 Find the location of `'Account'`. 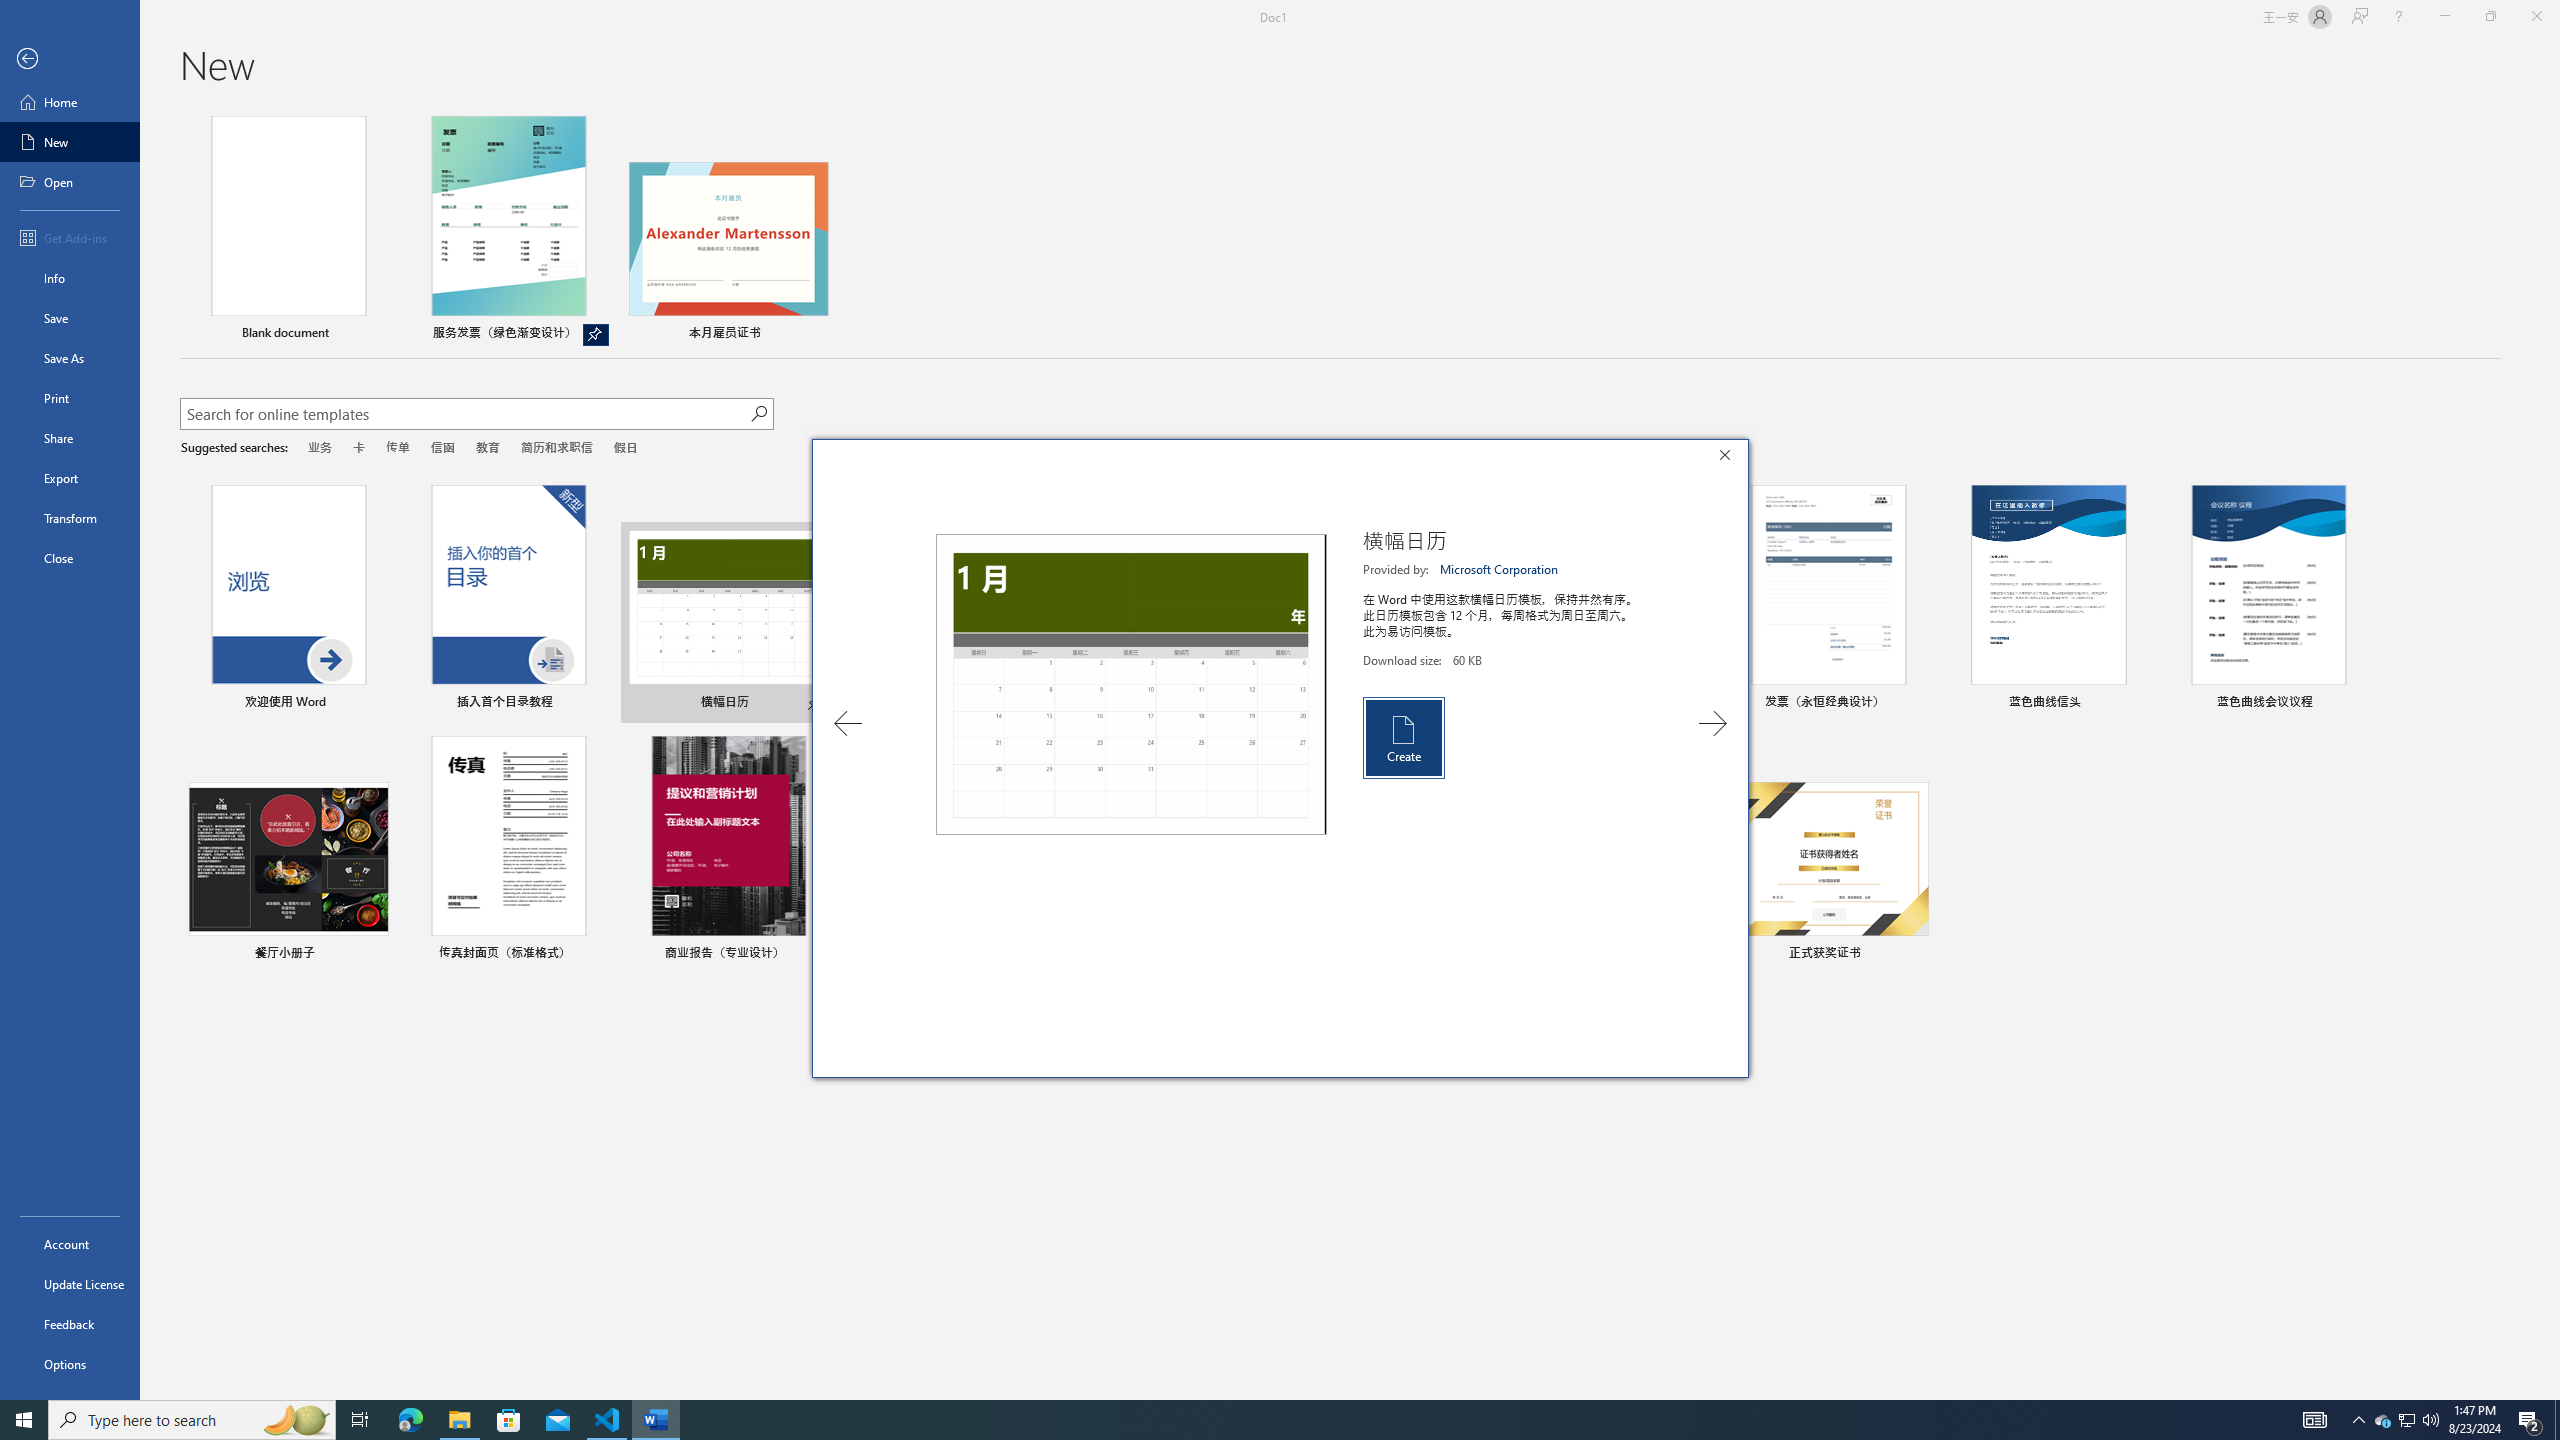

'Account' is located at coordinates (69, 1244).